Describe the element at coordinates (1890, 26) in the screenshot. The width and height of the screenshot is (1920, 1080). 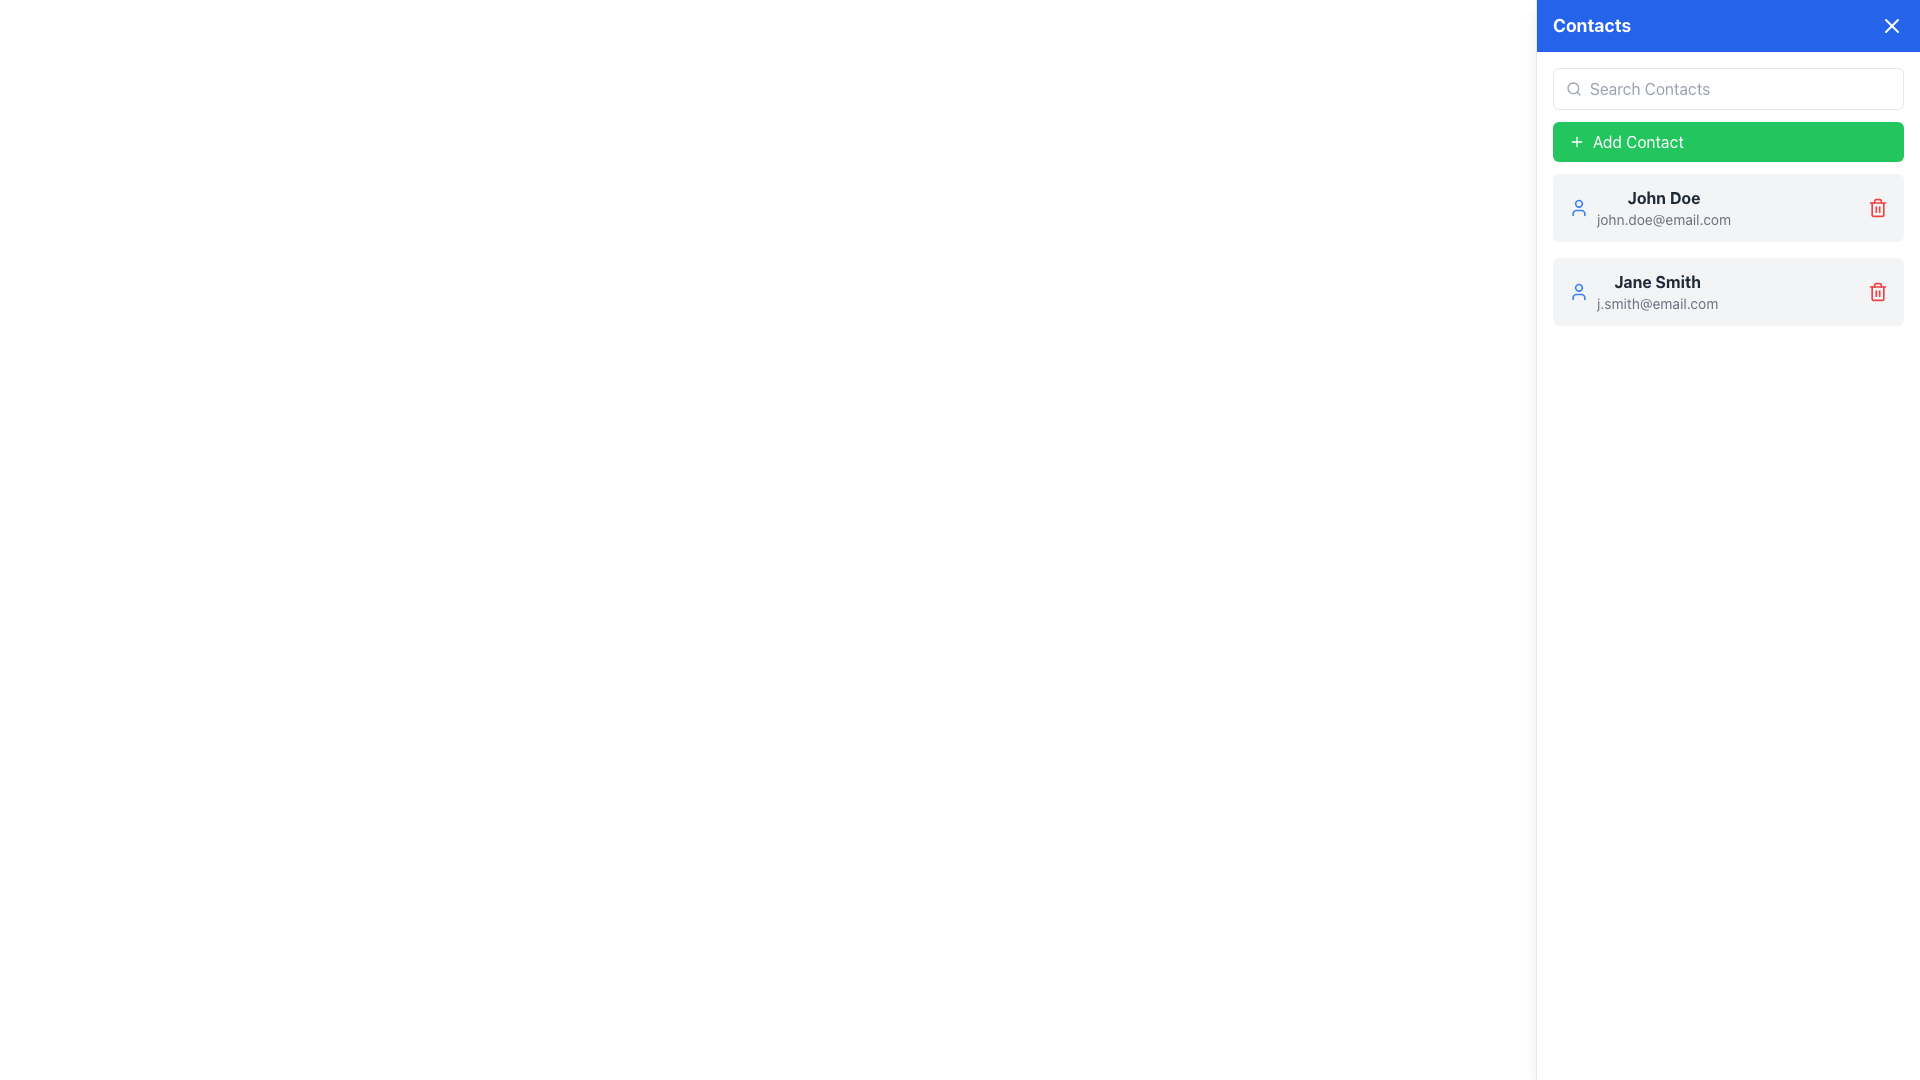
I see `the close button located in the top-right corner of the header, which has a blue background and is positioned to the right of the text 'Contacts'` at that location.